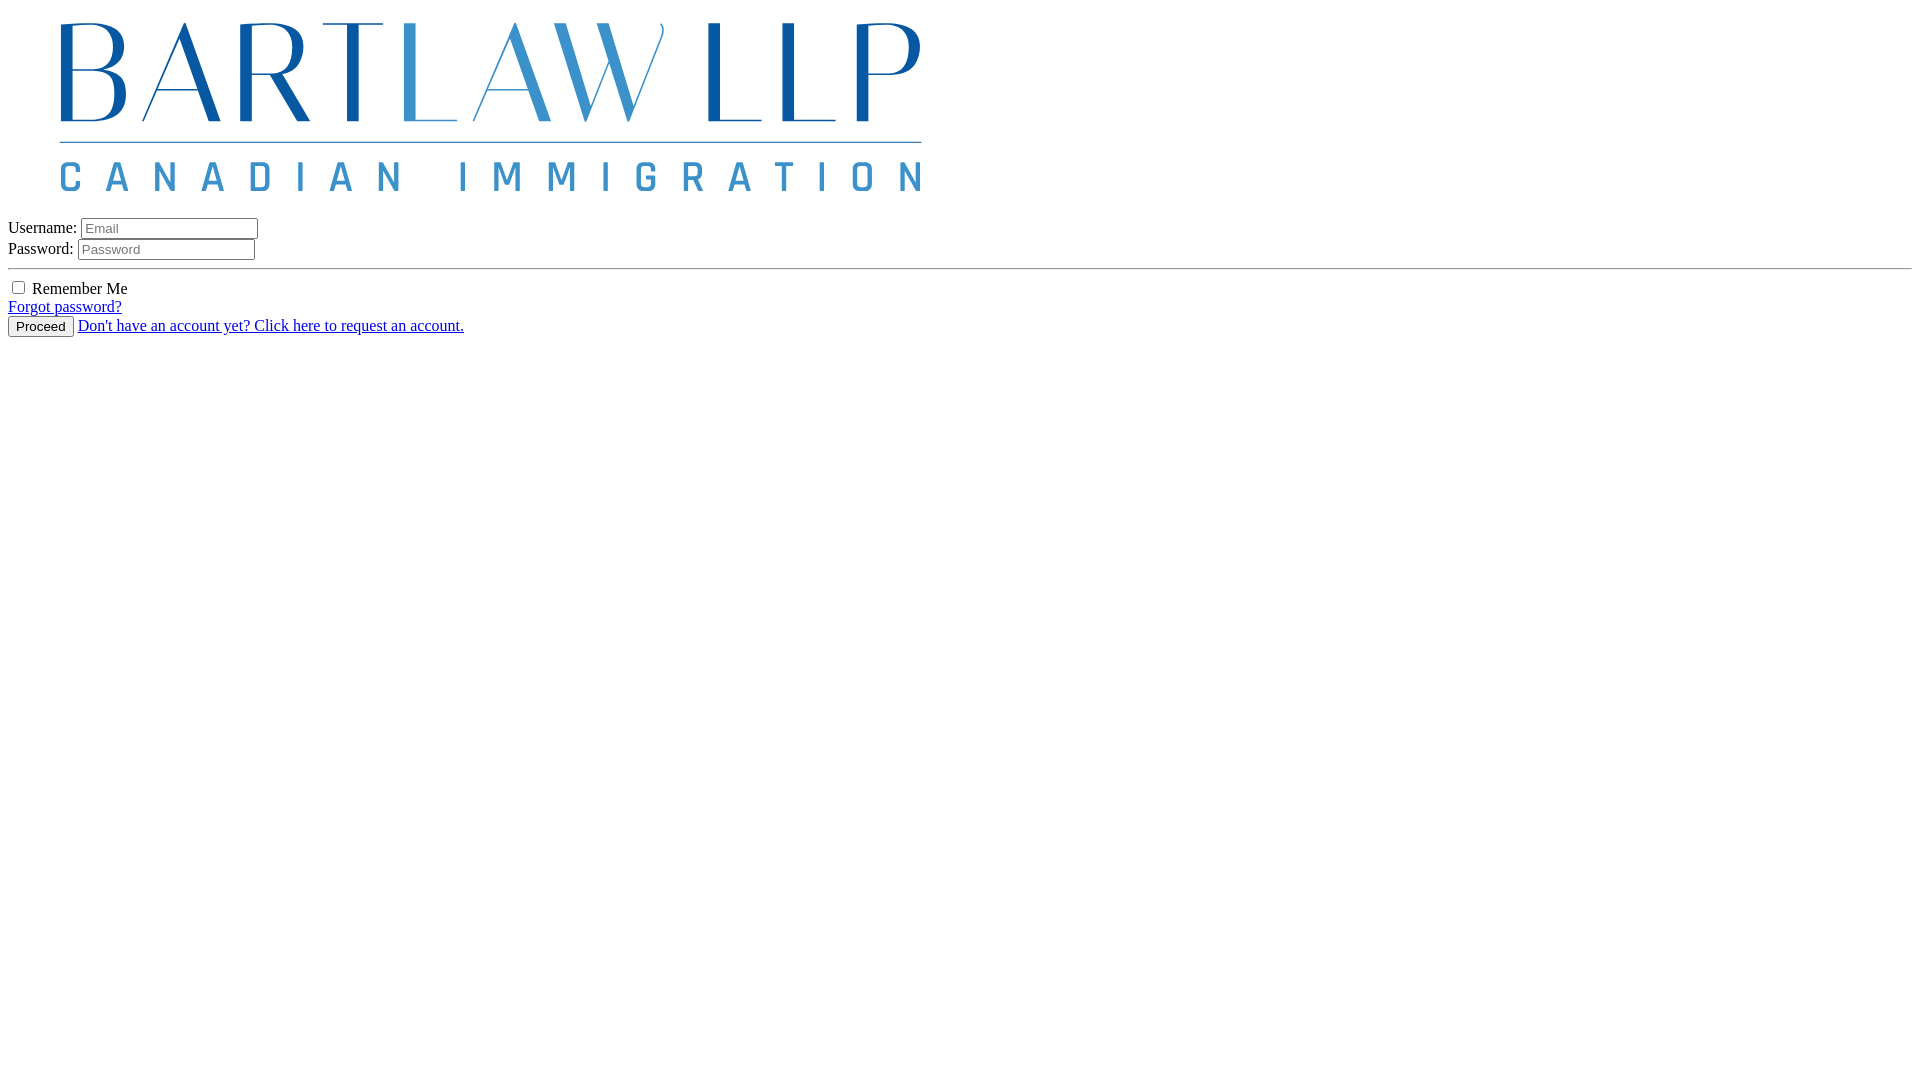 This screenshot has height=1080, width=1920. I want to click on 'Don't have an account yet? Click here to request an account.', so click(77, 324).